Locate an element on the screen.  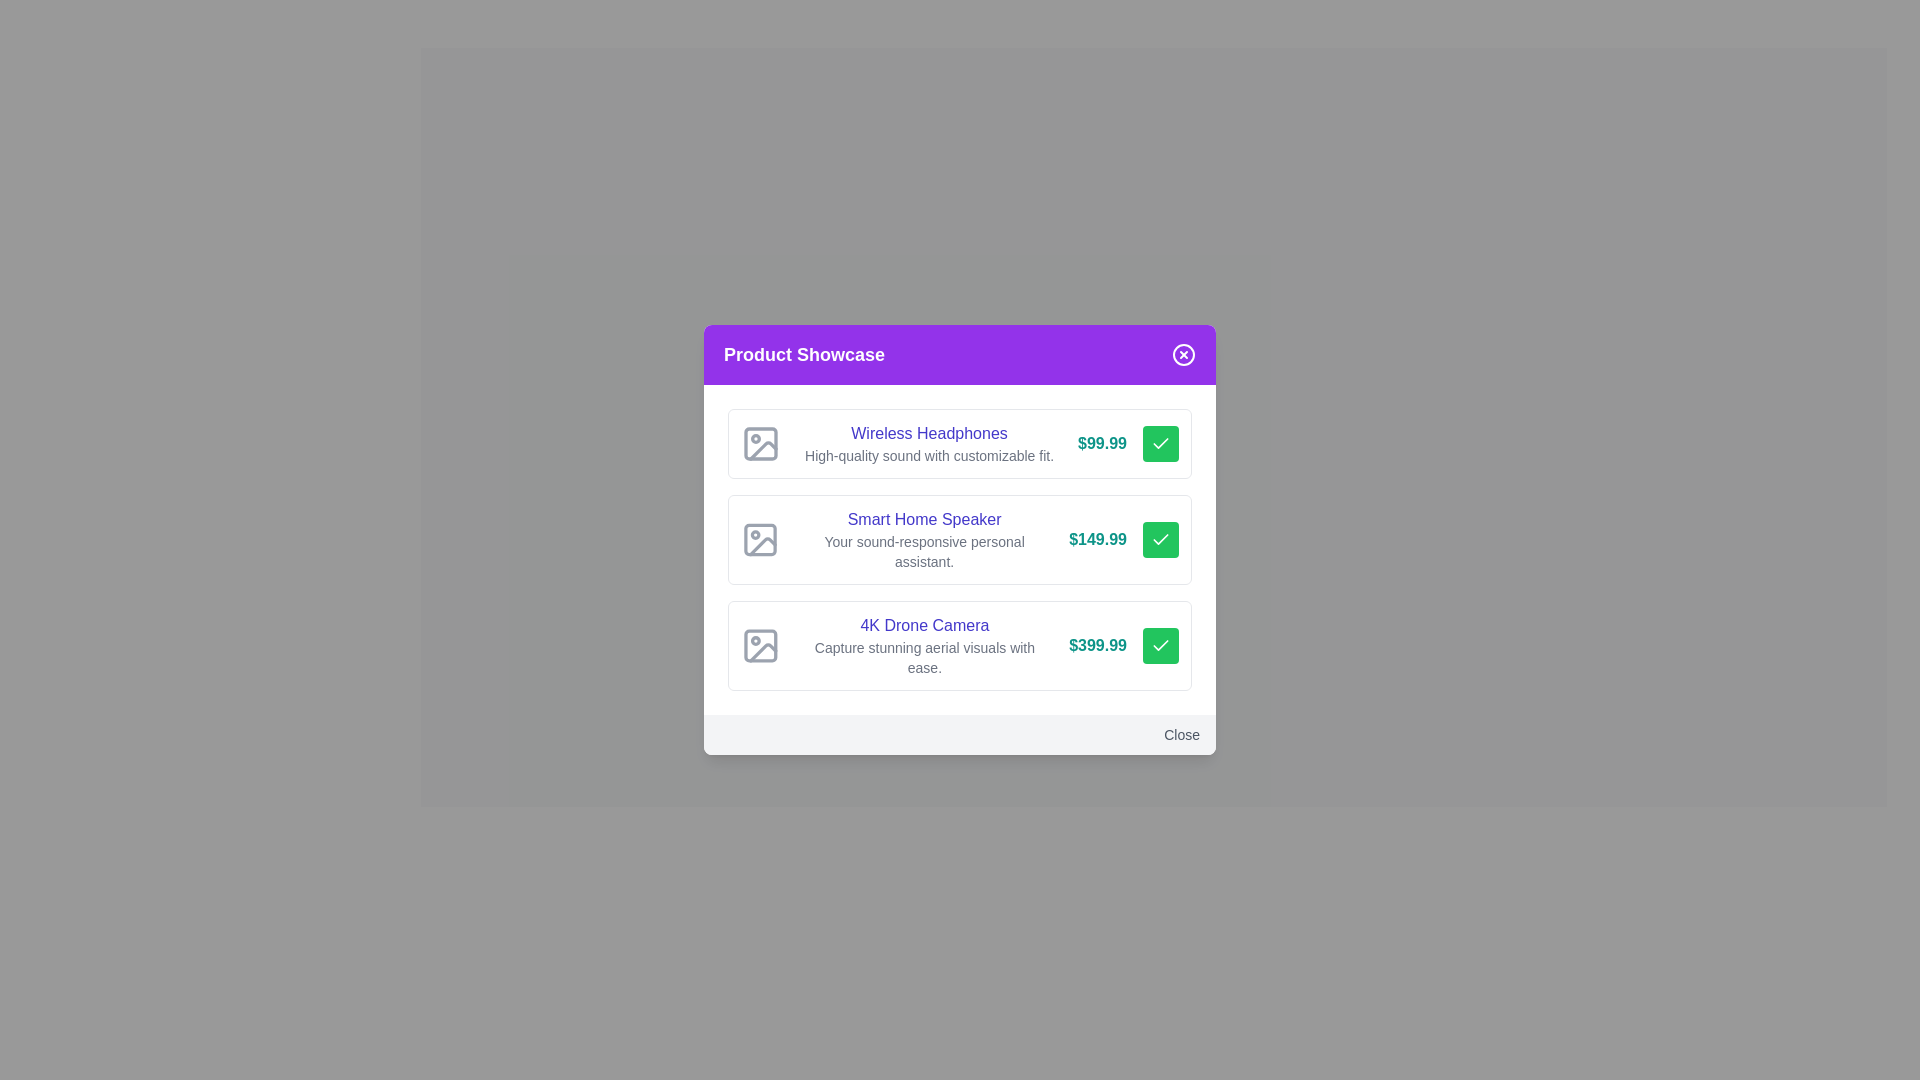
the button to confirm the selection of the product 'Wireless Headphones', located to the immediate right of the price label '$99.99' is located at coordinates (1161, 442).